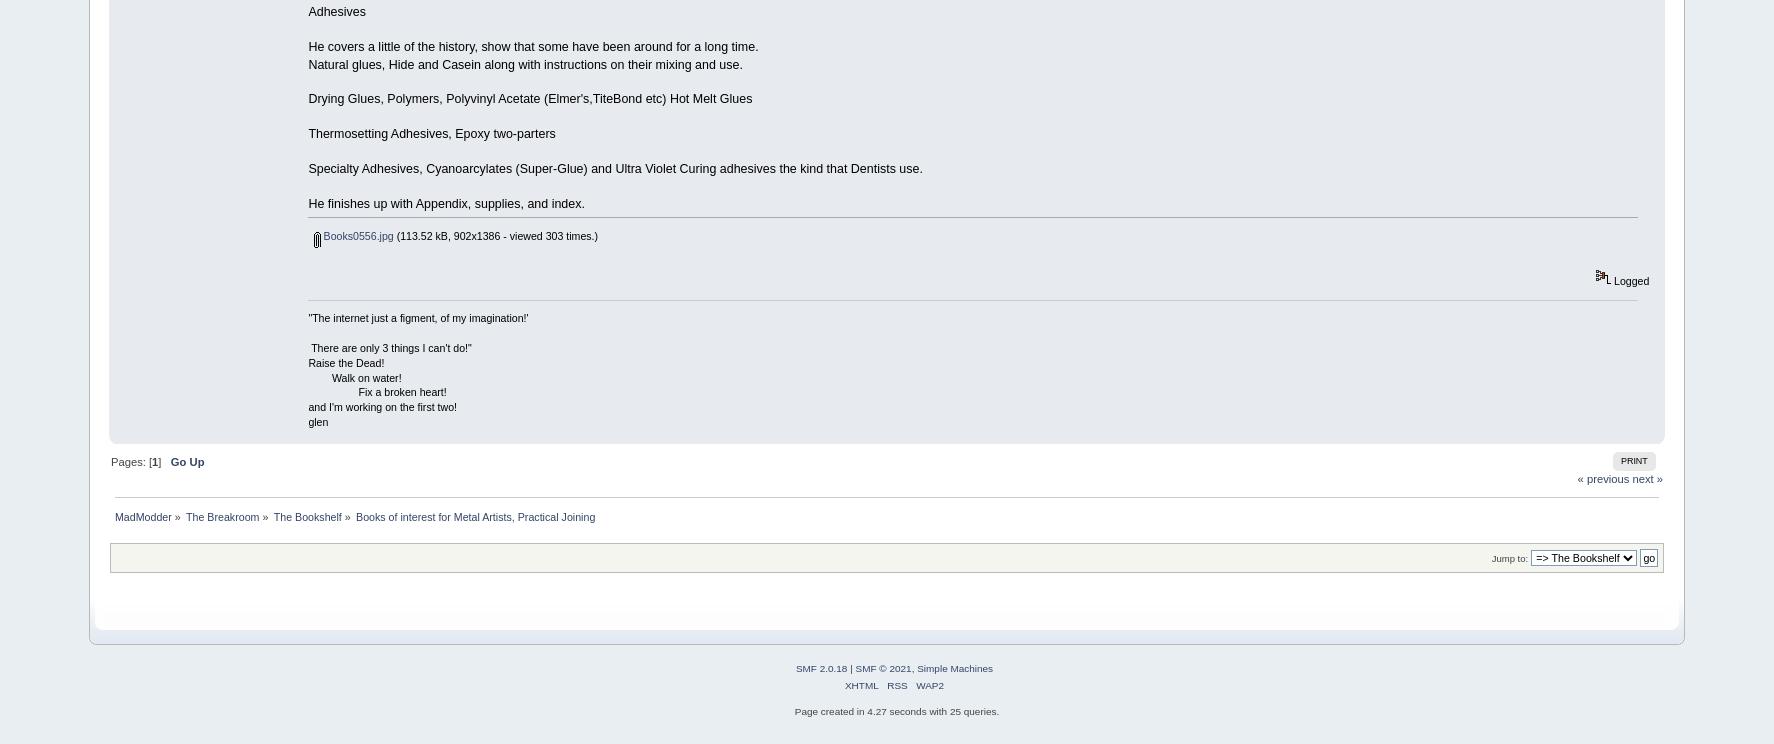 This screenshot has width=1774, height=744. What do you see at coordinates (185, 460) in the screenshot?
I see `'Go Up'` at bounding box center [185, 460].